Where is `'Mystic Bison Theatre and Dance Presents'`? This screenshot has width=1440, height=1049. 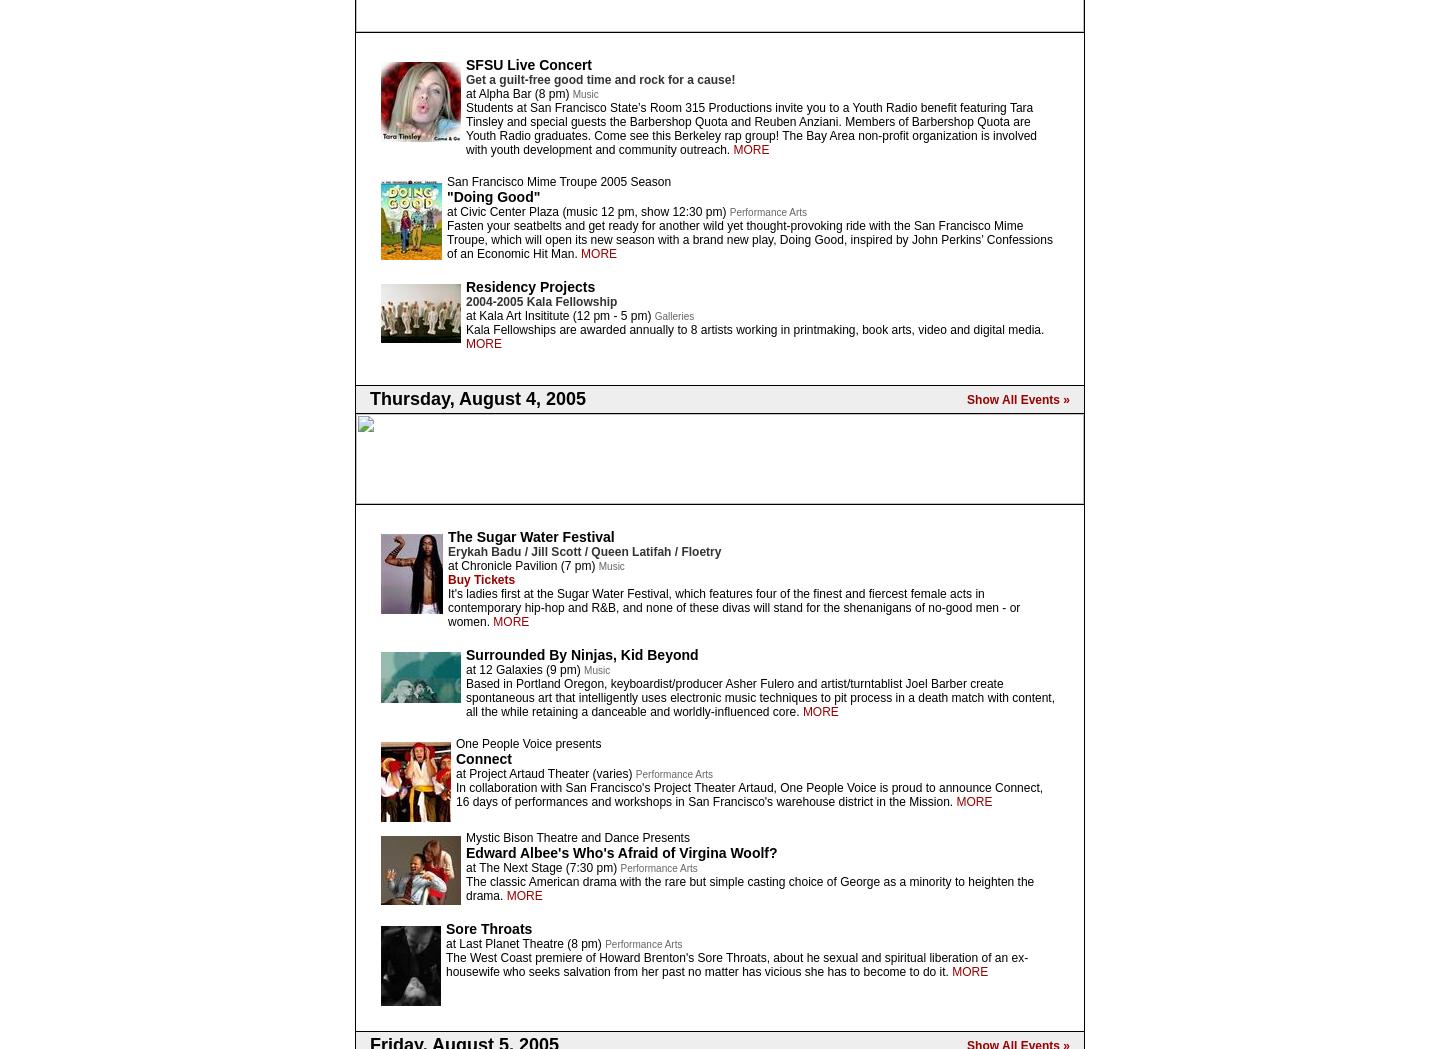
'Mystic Bison Theatre and Dance Presents' is located at coordinates (577, 837).